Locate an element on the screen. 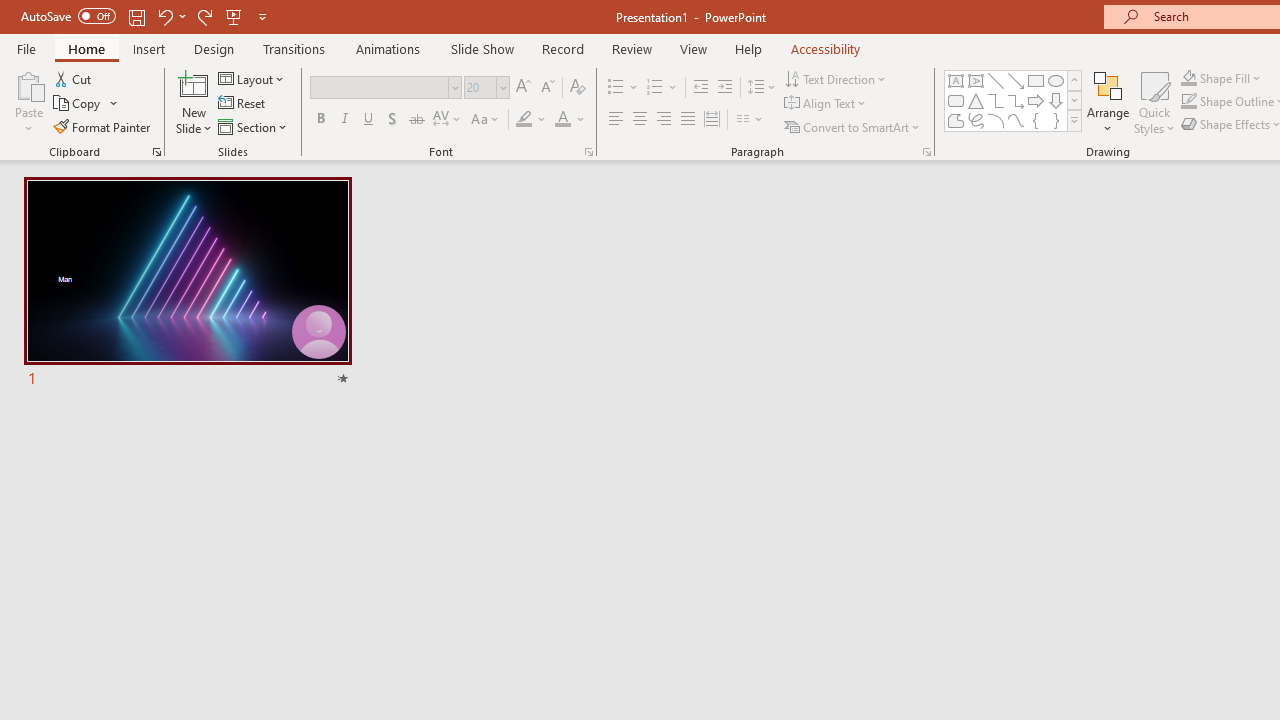 Image resolution: width=1280 pixels, height=720 pixels. 'Cut' is located at coordinates (74, 78).